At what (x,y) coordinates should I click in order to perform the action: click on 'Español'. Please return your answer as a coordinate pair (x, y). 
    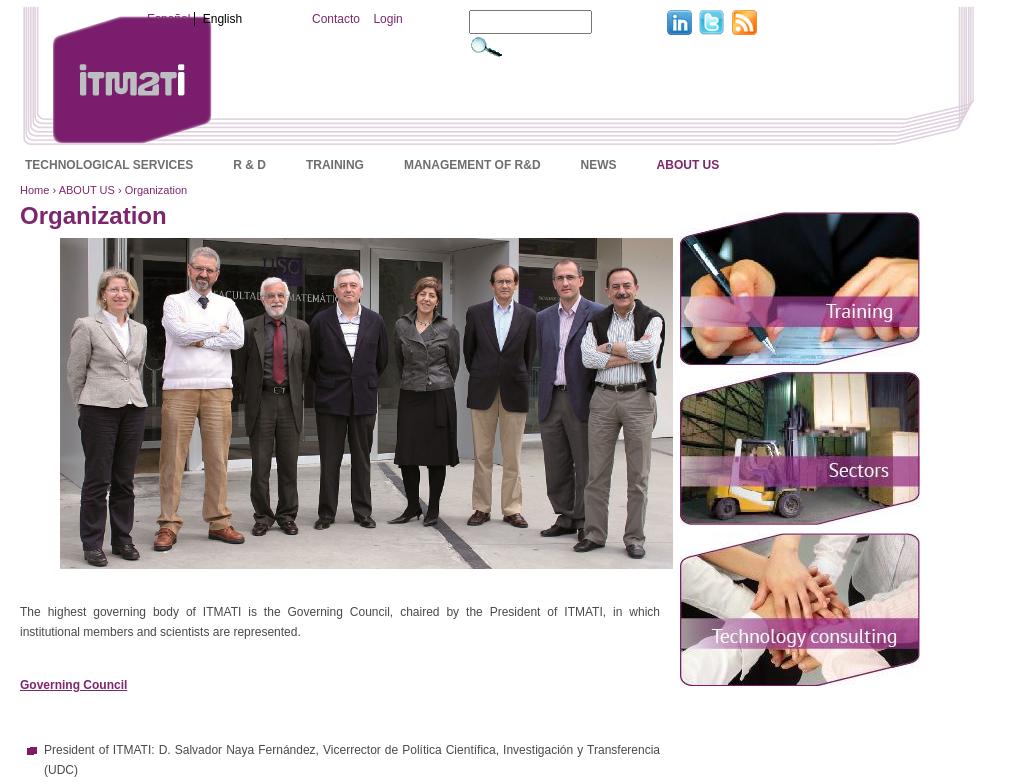
    Looking at the image, I should click on (168, 19).